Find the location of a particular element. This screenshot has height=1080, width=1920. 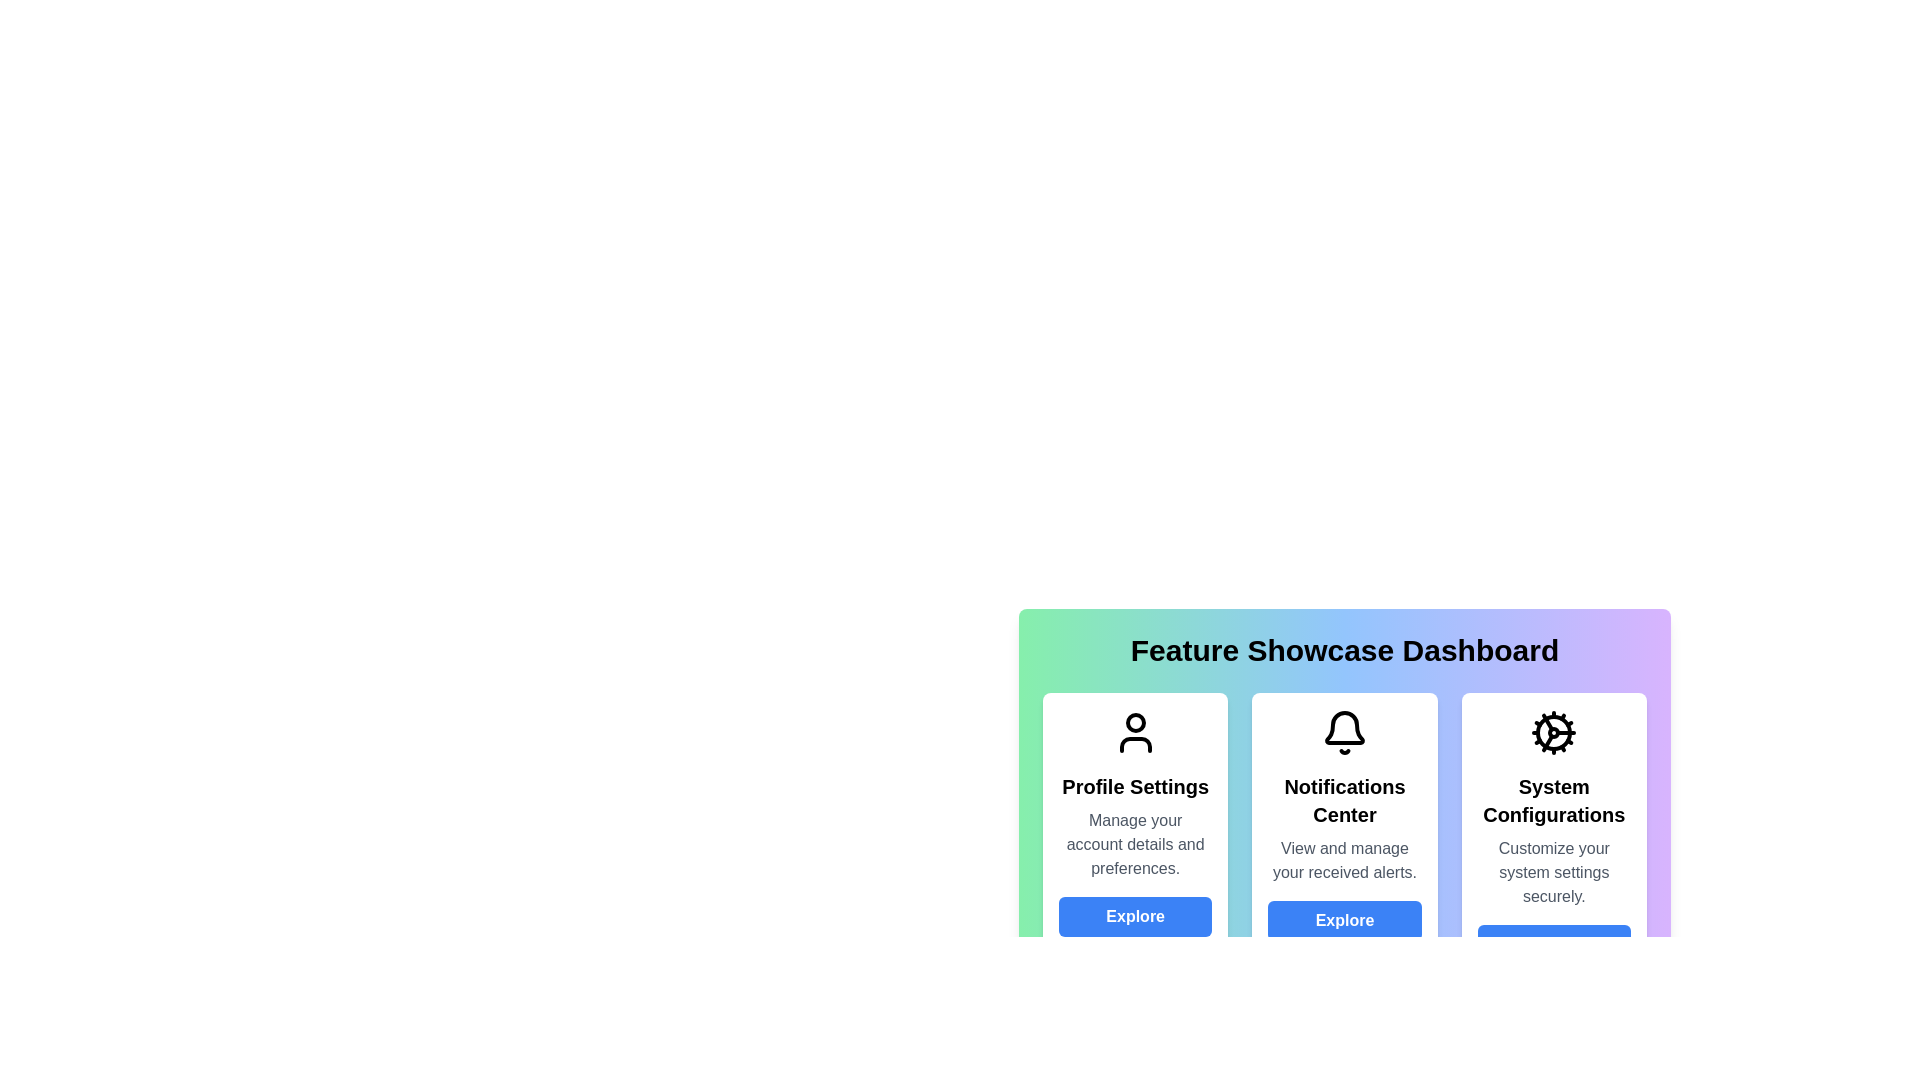

the 'Notifications Center' interactive card located in the middle of the grid layout by moving the mouse to its center coordinates is located at coordinates (1344, 760).